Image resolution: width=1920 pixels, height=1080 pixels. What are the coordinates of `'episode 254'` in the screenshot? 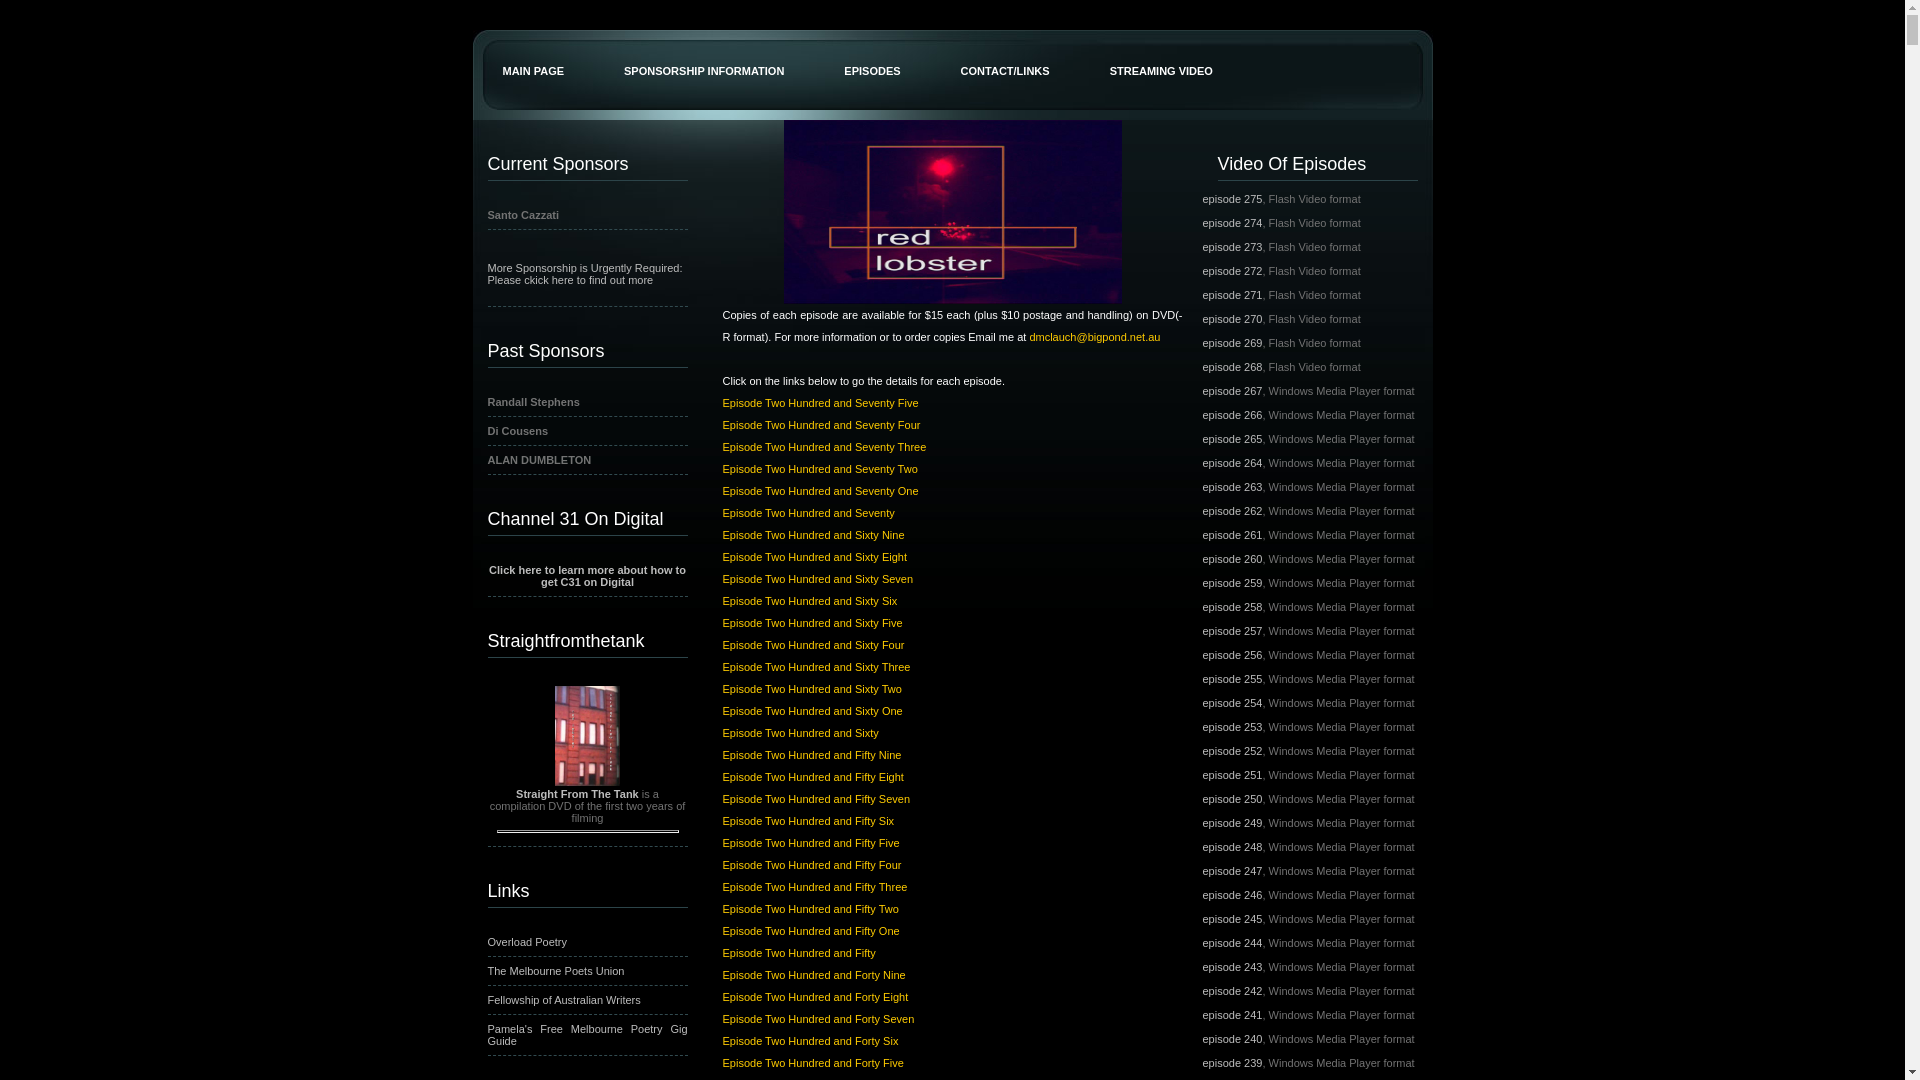 It's located at (1231, 701).